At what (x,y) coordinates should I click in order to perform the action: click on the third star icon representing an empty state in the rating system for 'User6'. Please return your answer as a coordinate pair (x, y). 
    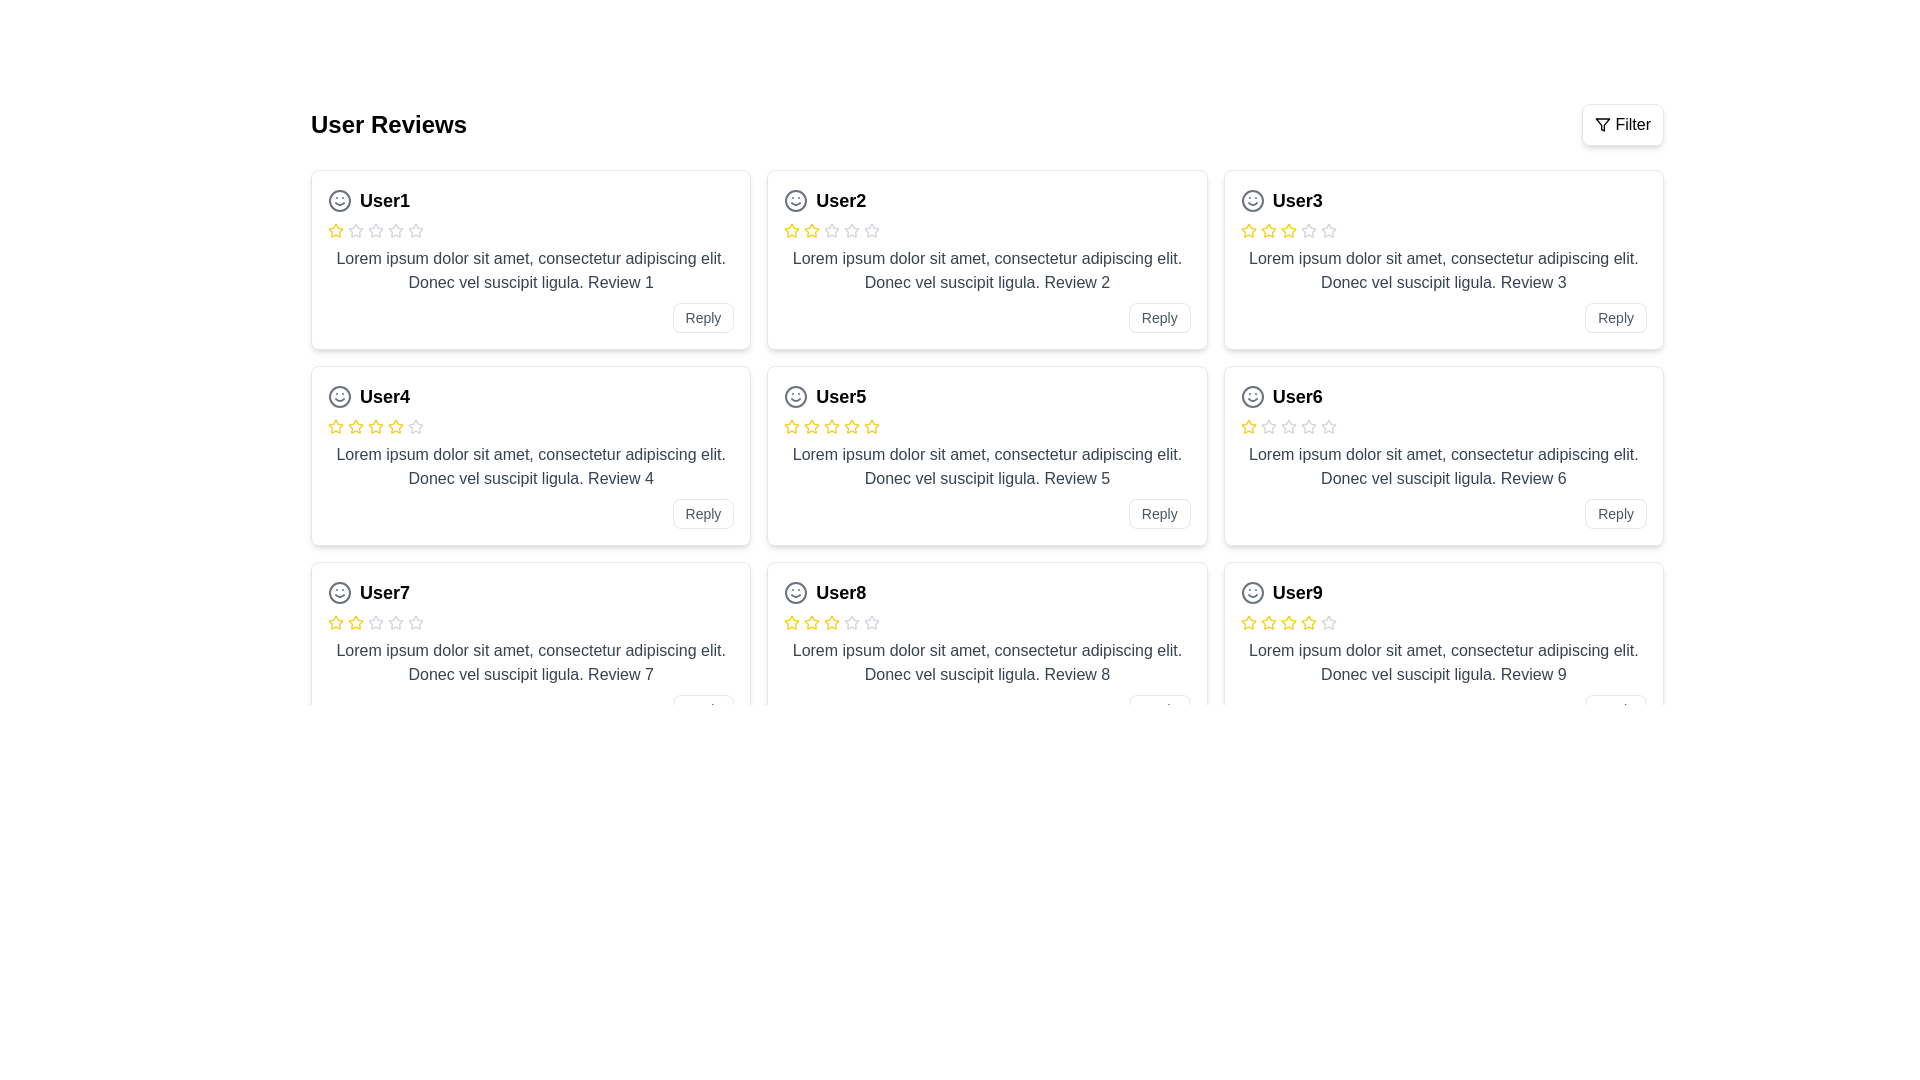
    Looking at the image, I should click on (1267, 426).